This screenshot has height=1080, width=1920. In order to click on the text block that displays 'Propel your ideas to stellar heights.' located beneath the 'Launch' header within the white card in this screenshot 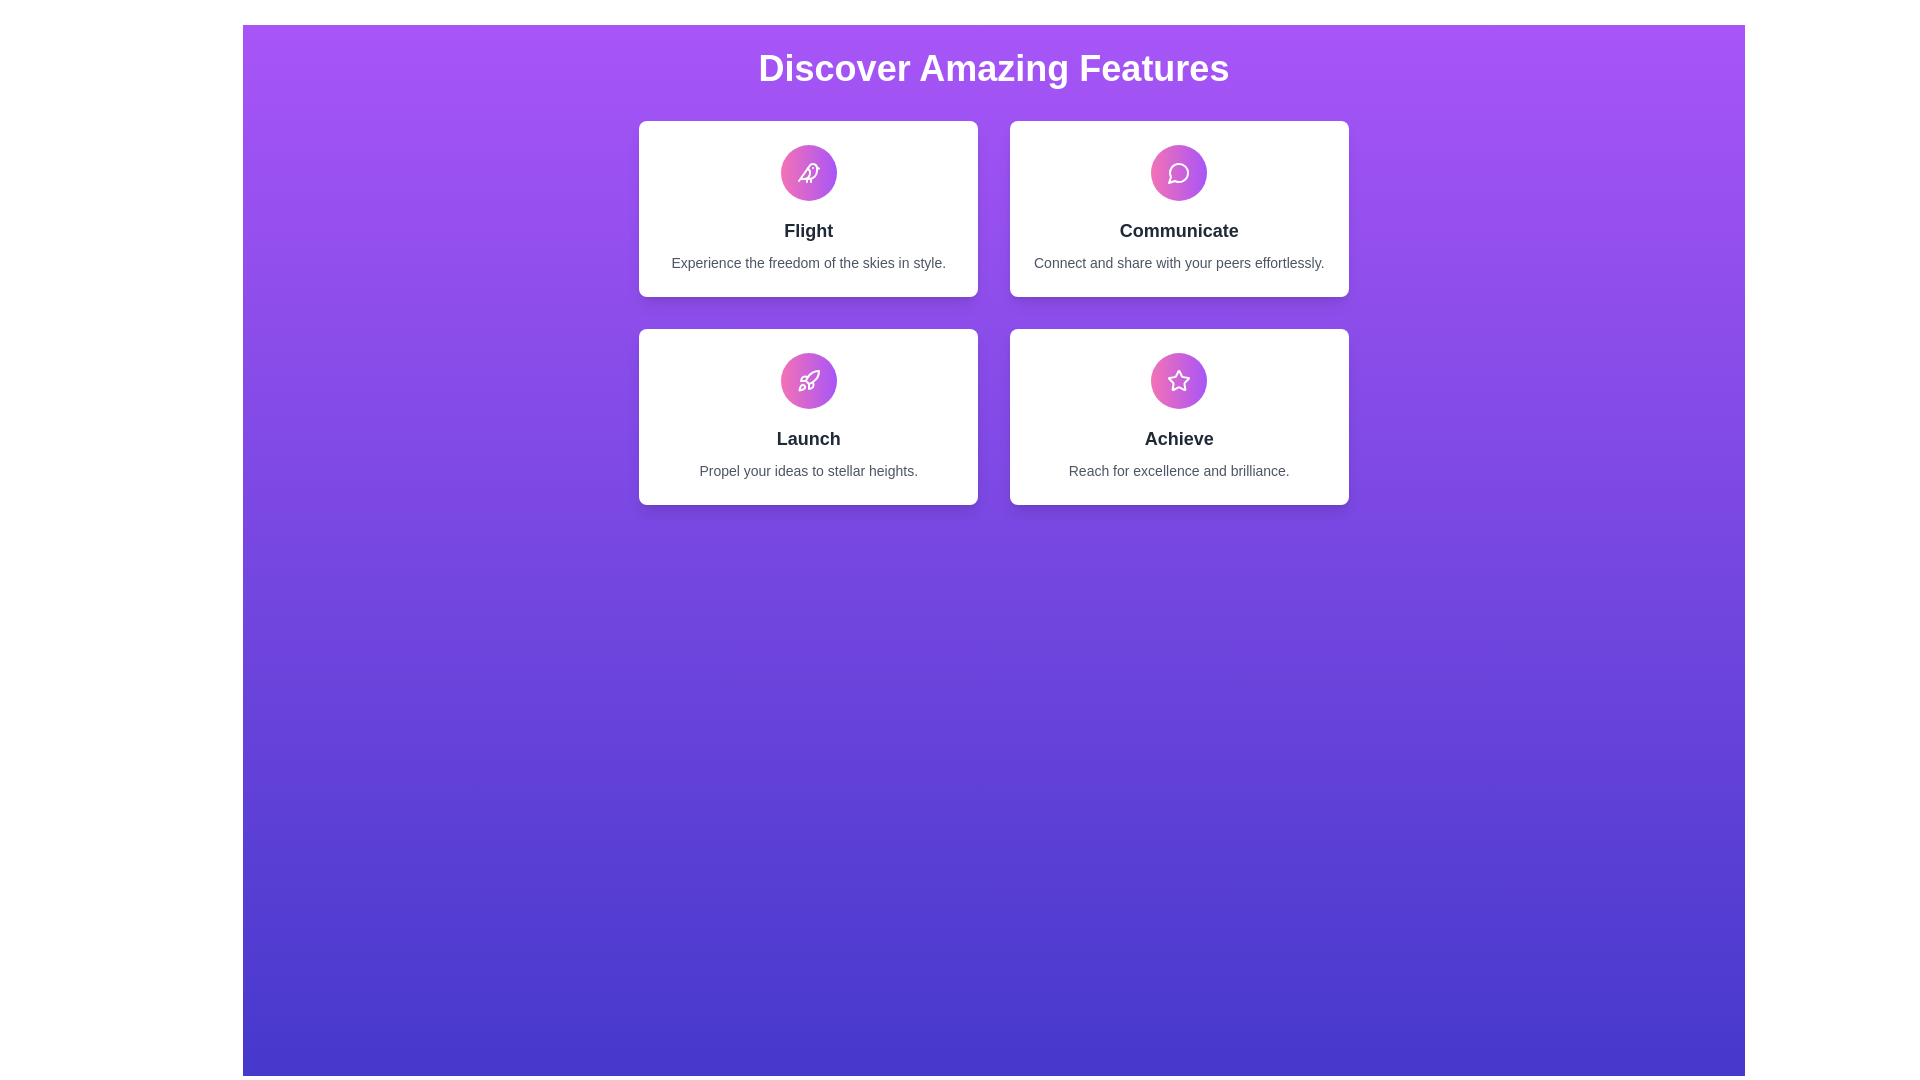, I will do `click(808, 470)`.